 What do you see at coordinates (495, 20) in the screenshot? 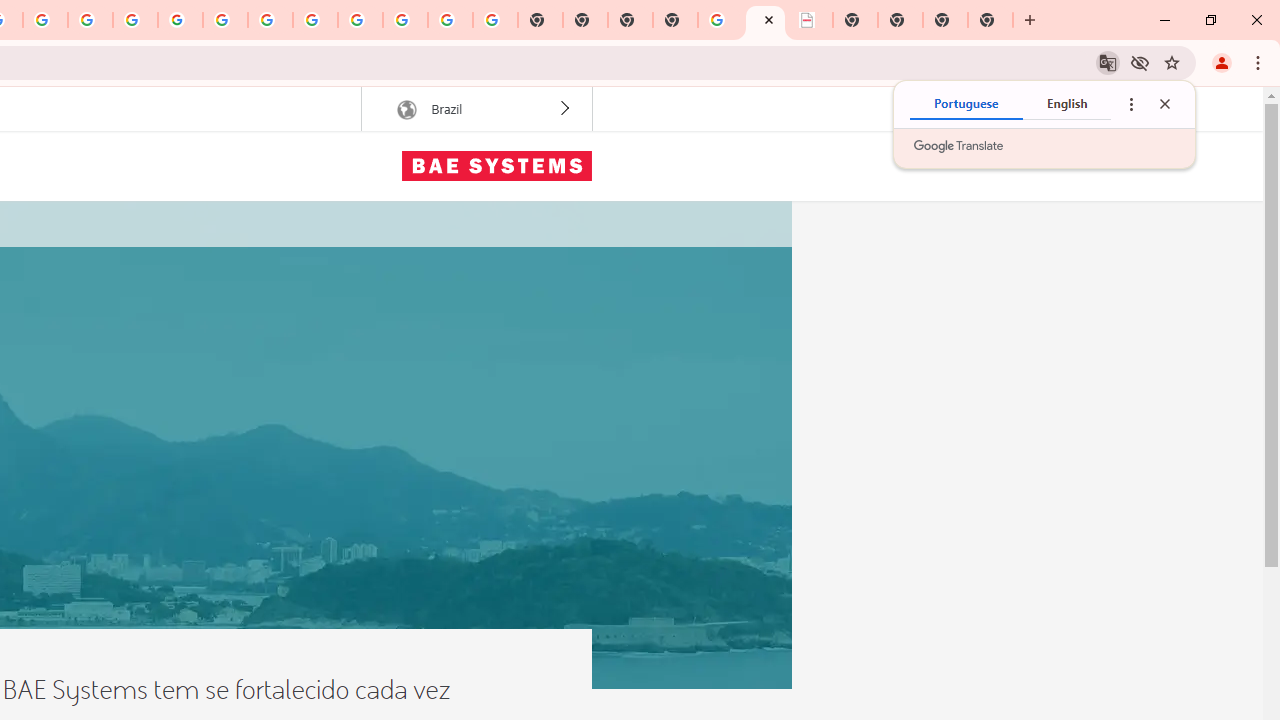
I see `'Google Images'` at bounding box center [495, 20].